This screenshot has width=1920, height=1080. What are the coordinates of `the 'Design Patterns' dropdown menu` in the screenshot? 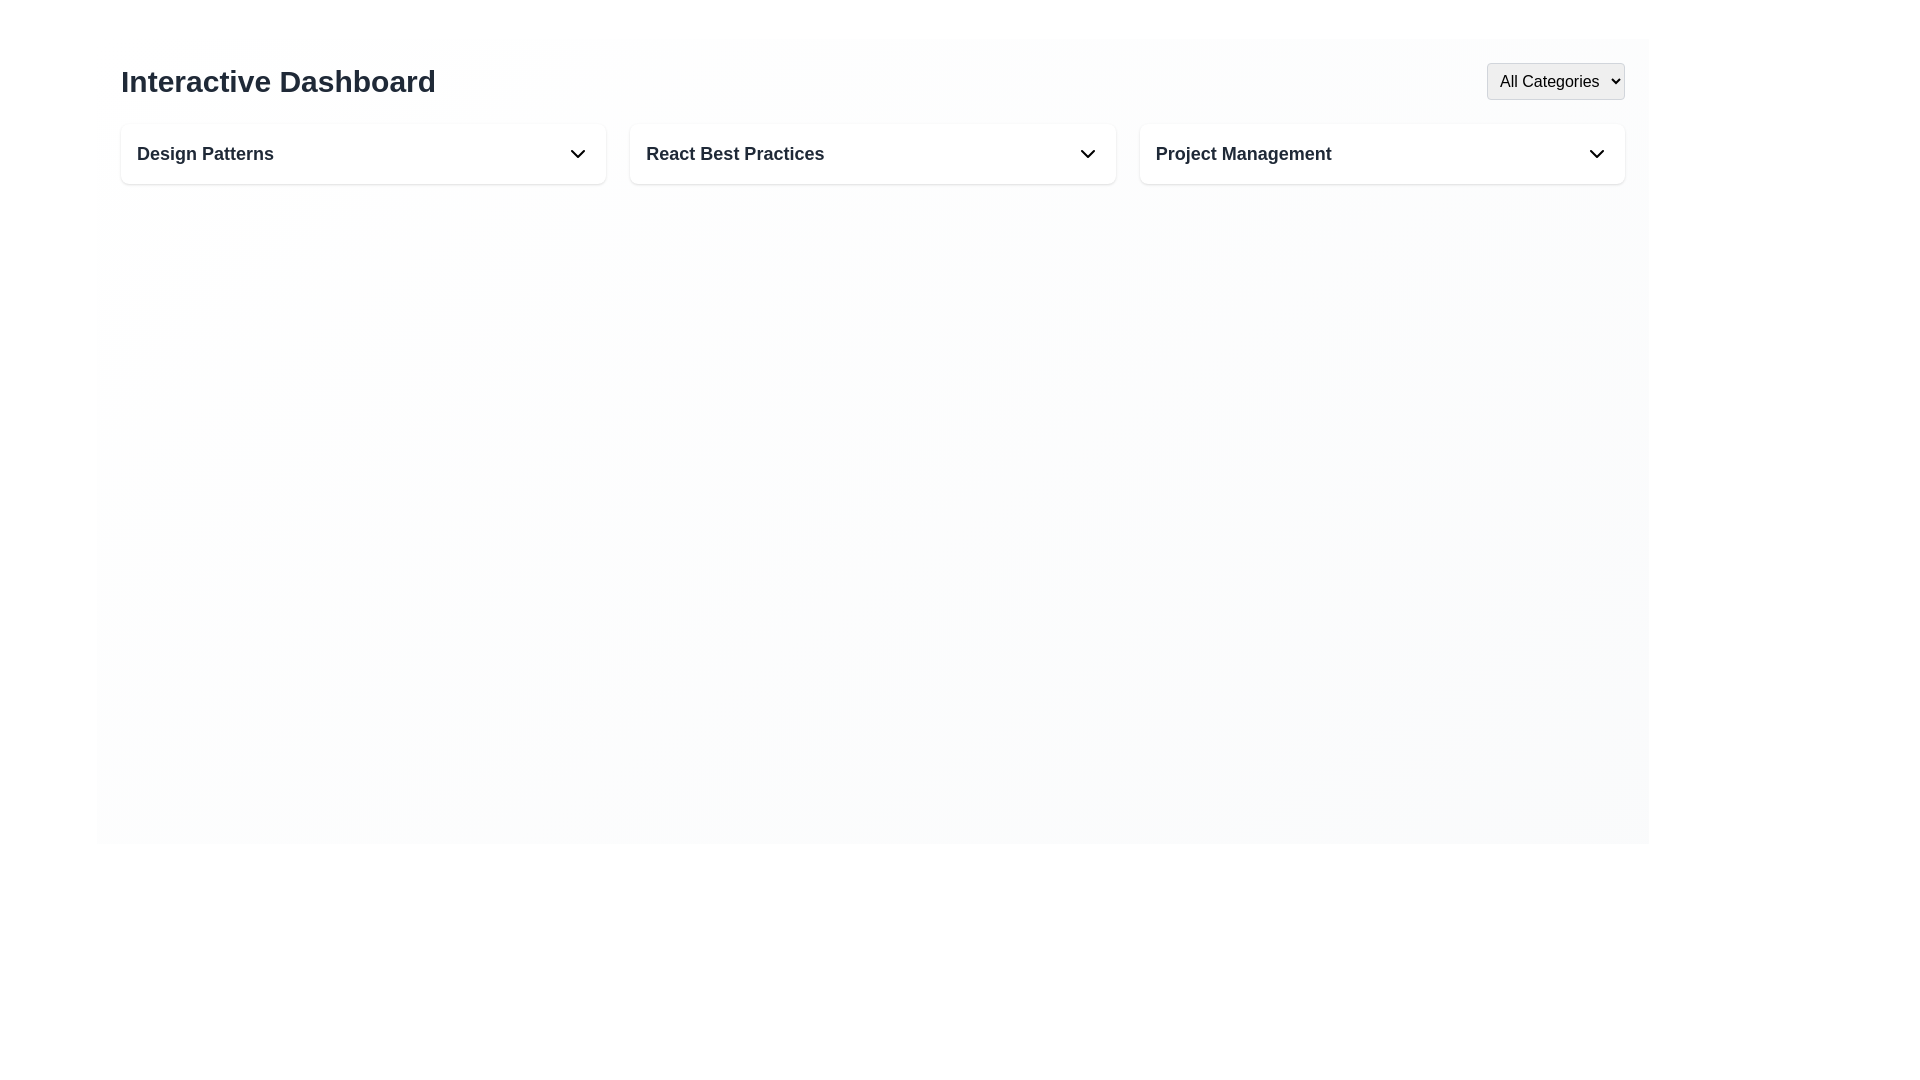 It's located at (363, 153).